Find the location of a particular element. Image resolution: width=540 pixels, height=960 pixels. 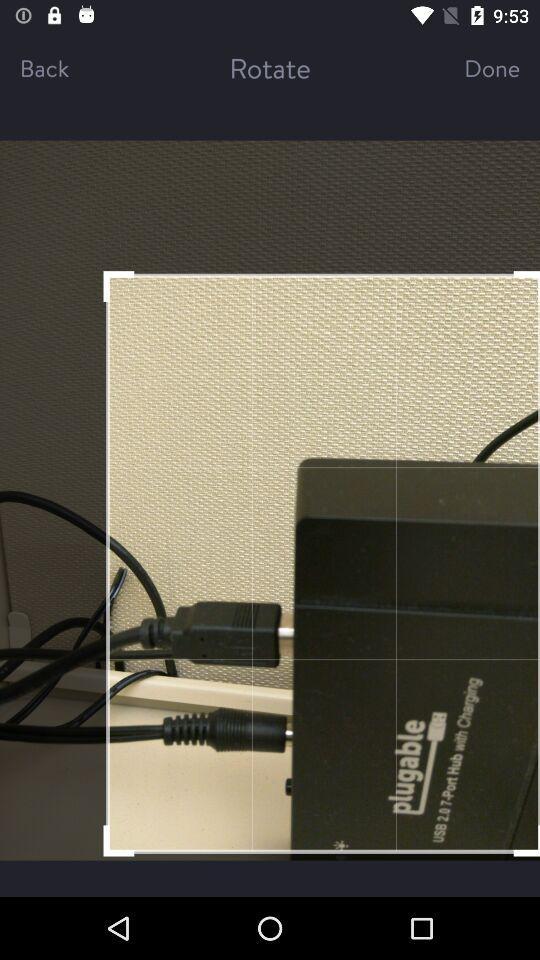

item to the left of done item is located at coordinates (270, 67).